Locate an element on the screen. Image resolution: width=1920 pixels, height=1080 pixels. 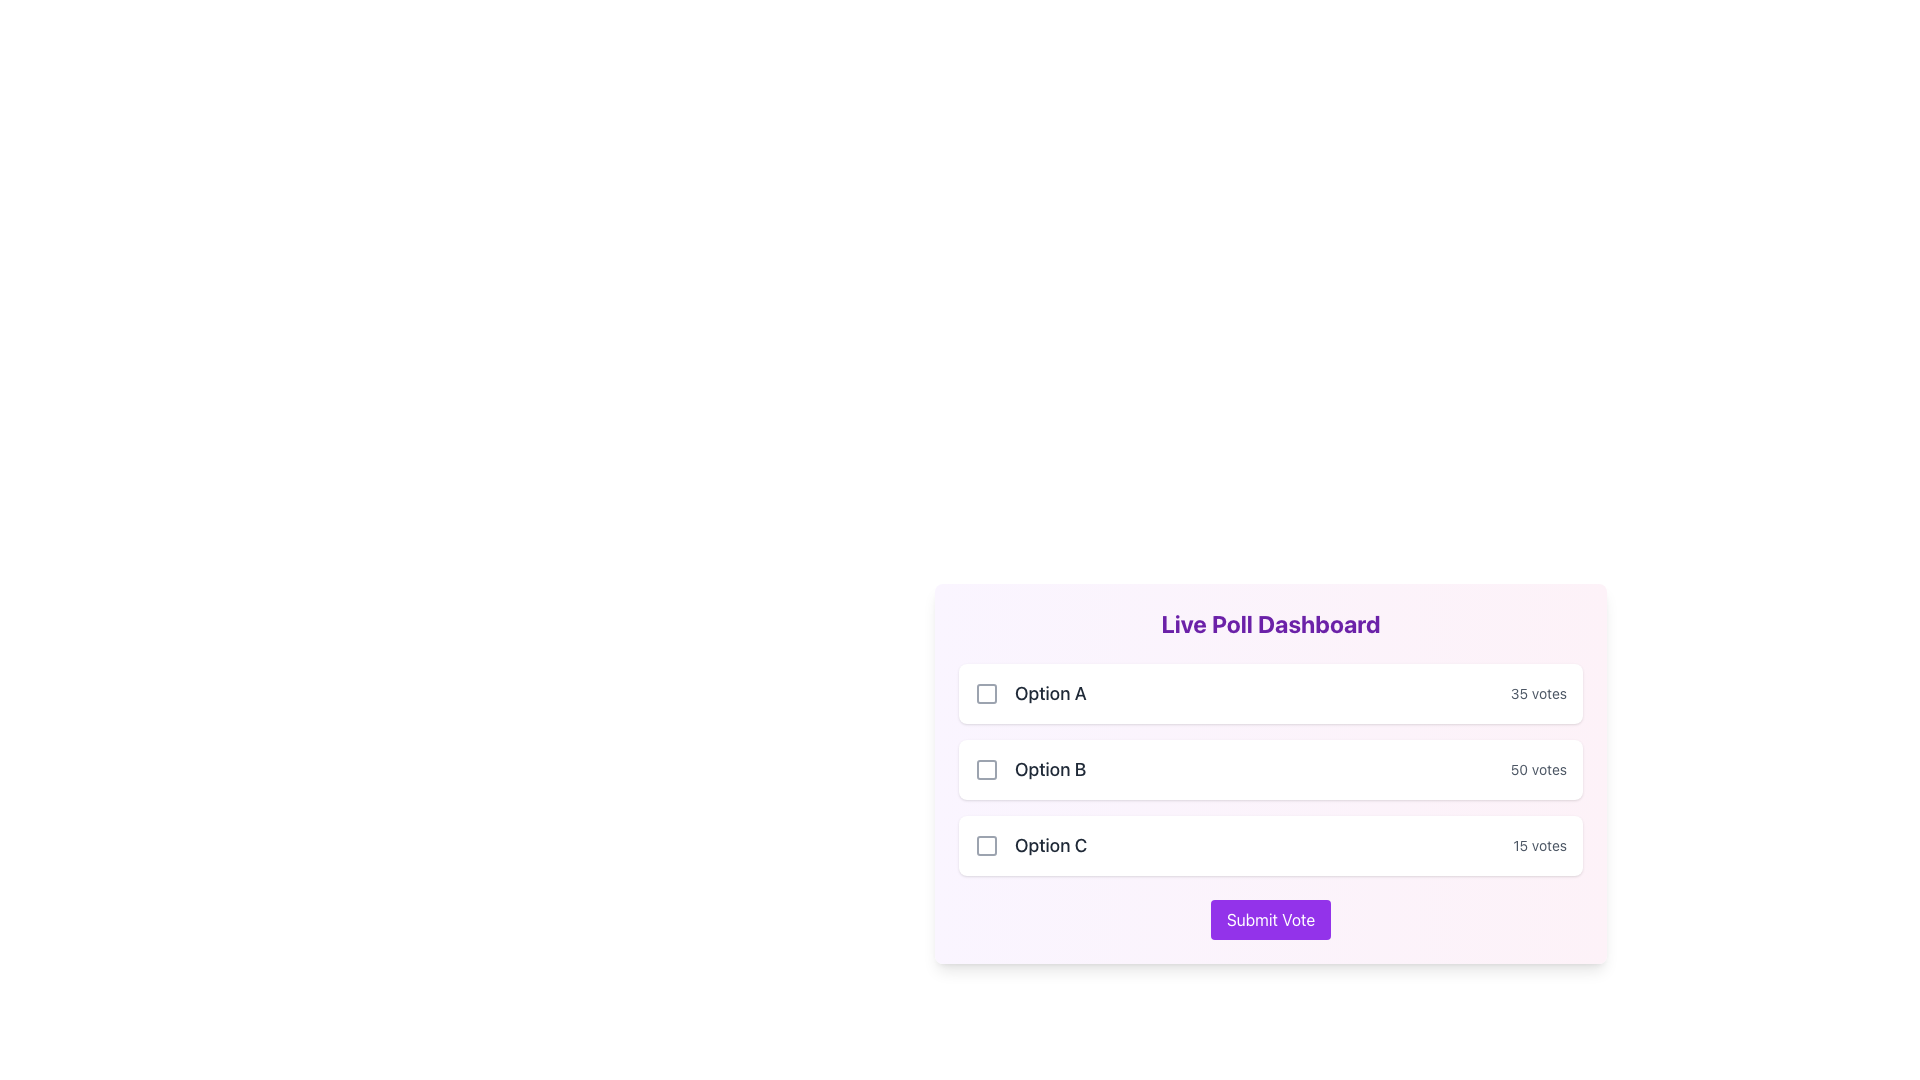
the label displaying 'Option A' that serves as the identifier for the associated checkbox in the 'Live Poll Dashboard' card is located at coordinates (1049, 693).